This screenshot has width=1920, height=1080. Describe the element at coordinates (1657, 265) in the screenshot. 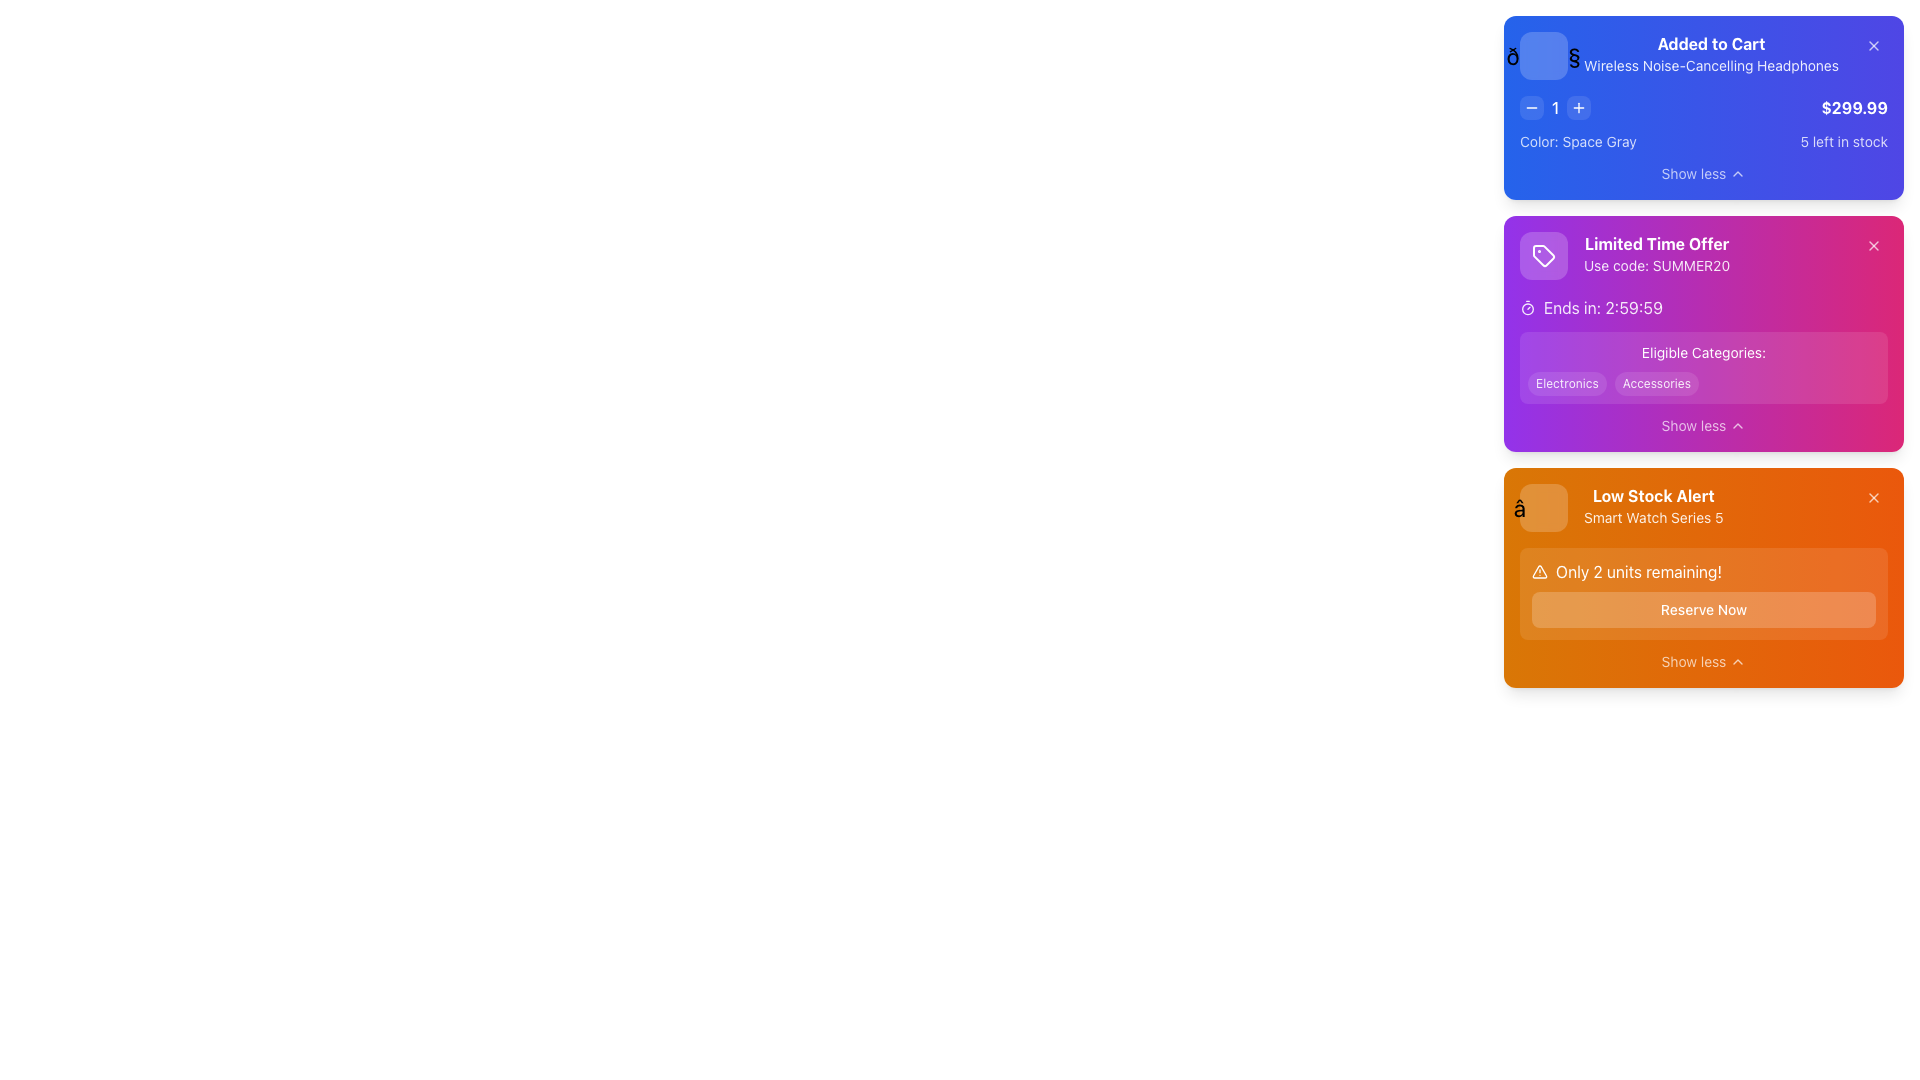

I see `the informational text block displaying the promotional code 'SUMMER20', which is located under the 'Limited Time Offer' text within a purple card on the right side of the interface` at that location.